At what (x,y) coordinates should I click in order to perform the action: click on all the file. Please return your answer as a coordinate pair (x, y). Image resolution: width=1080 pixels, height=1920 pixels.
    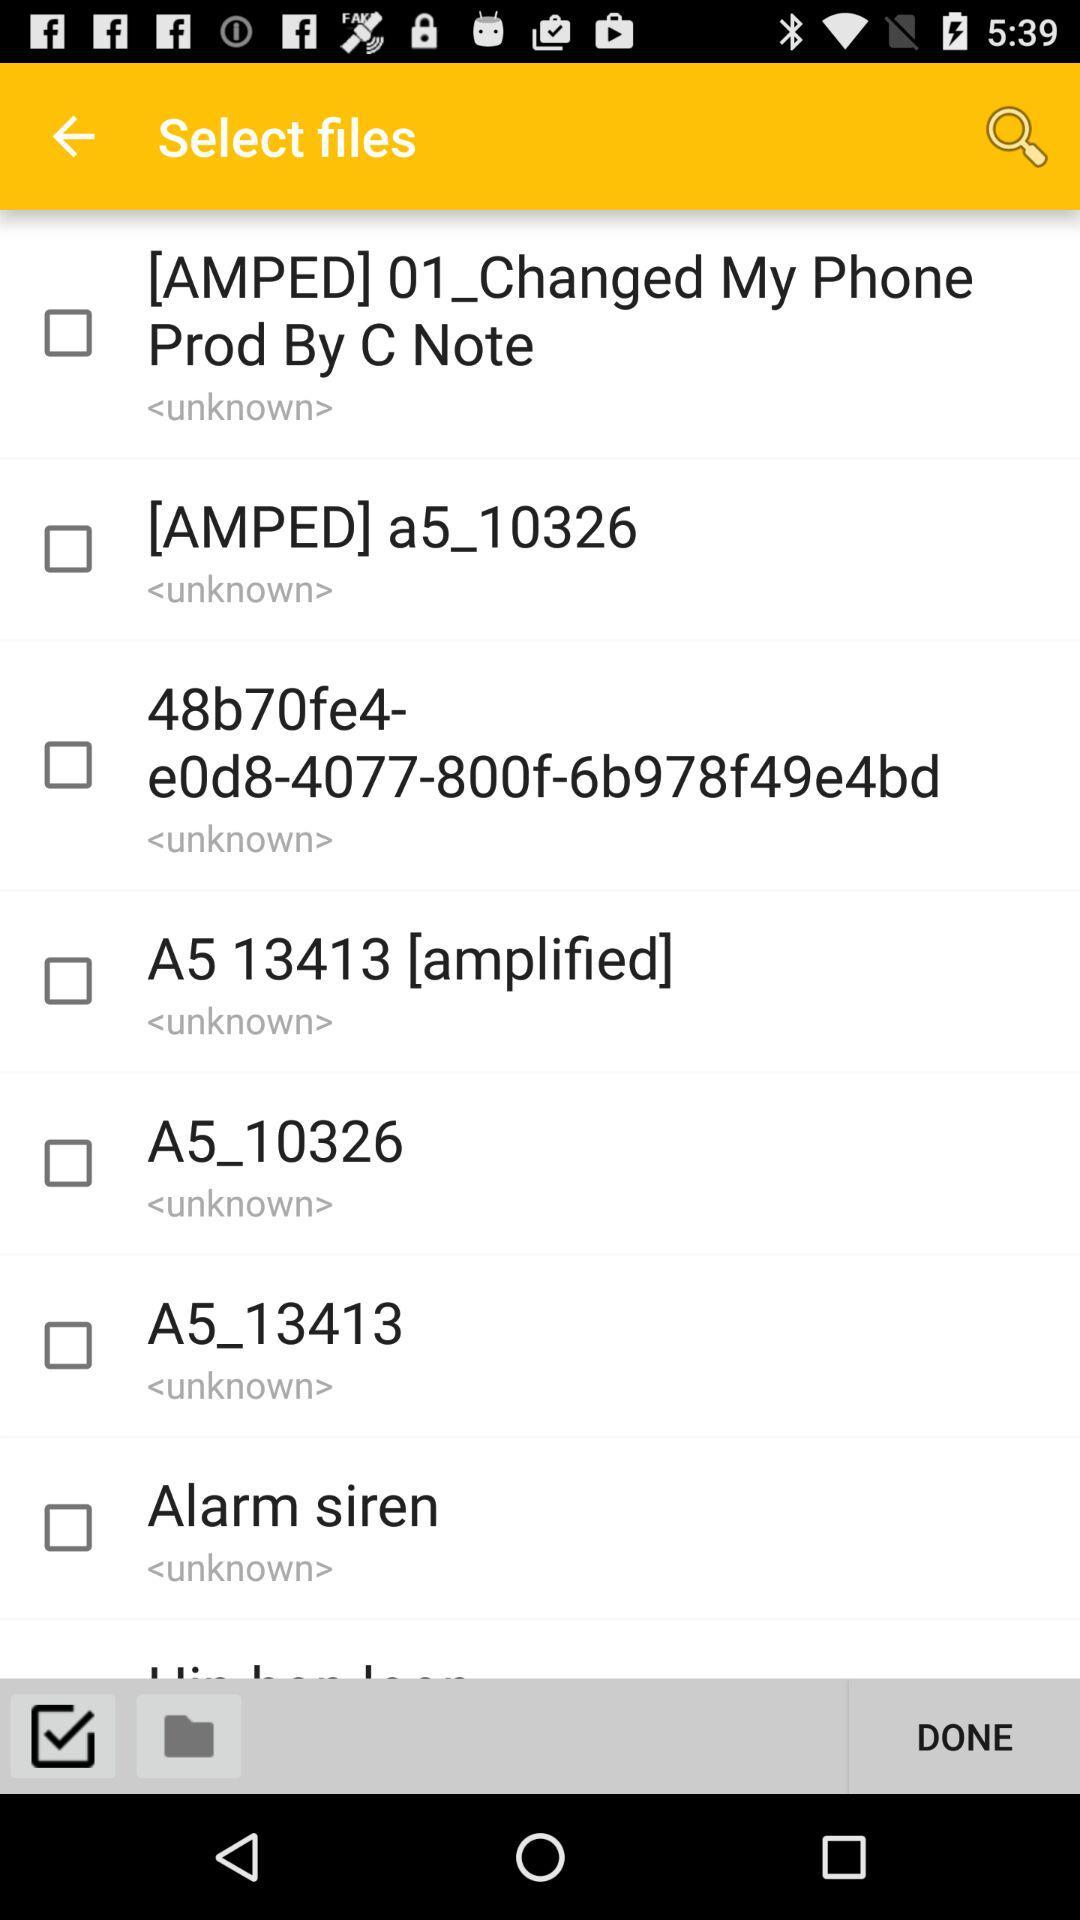
    Looking at the image, I should click on (61, 1735).